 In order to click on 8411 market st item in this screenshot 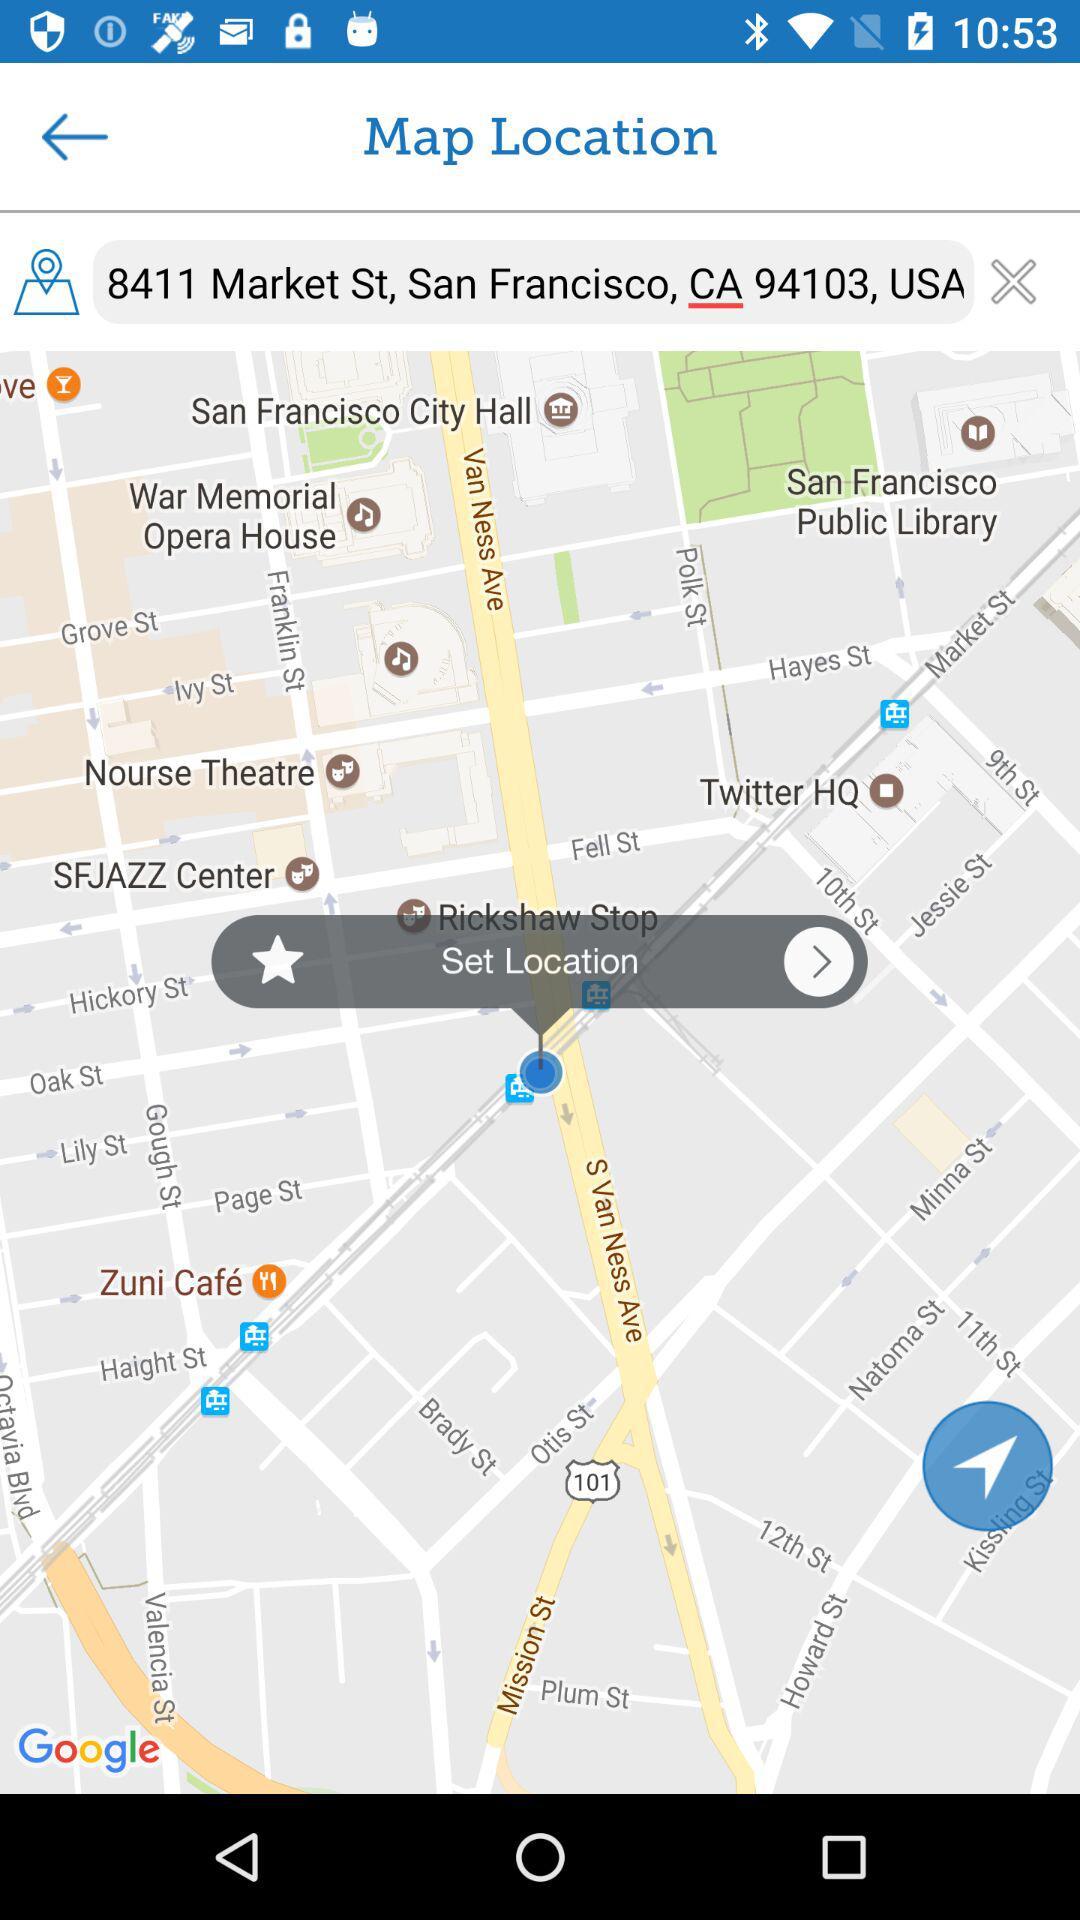, I will do `click(532, 281)`.